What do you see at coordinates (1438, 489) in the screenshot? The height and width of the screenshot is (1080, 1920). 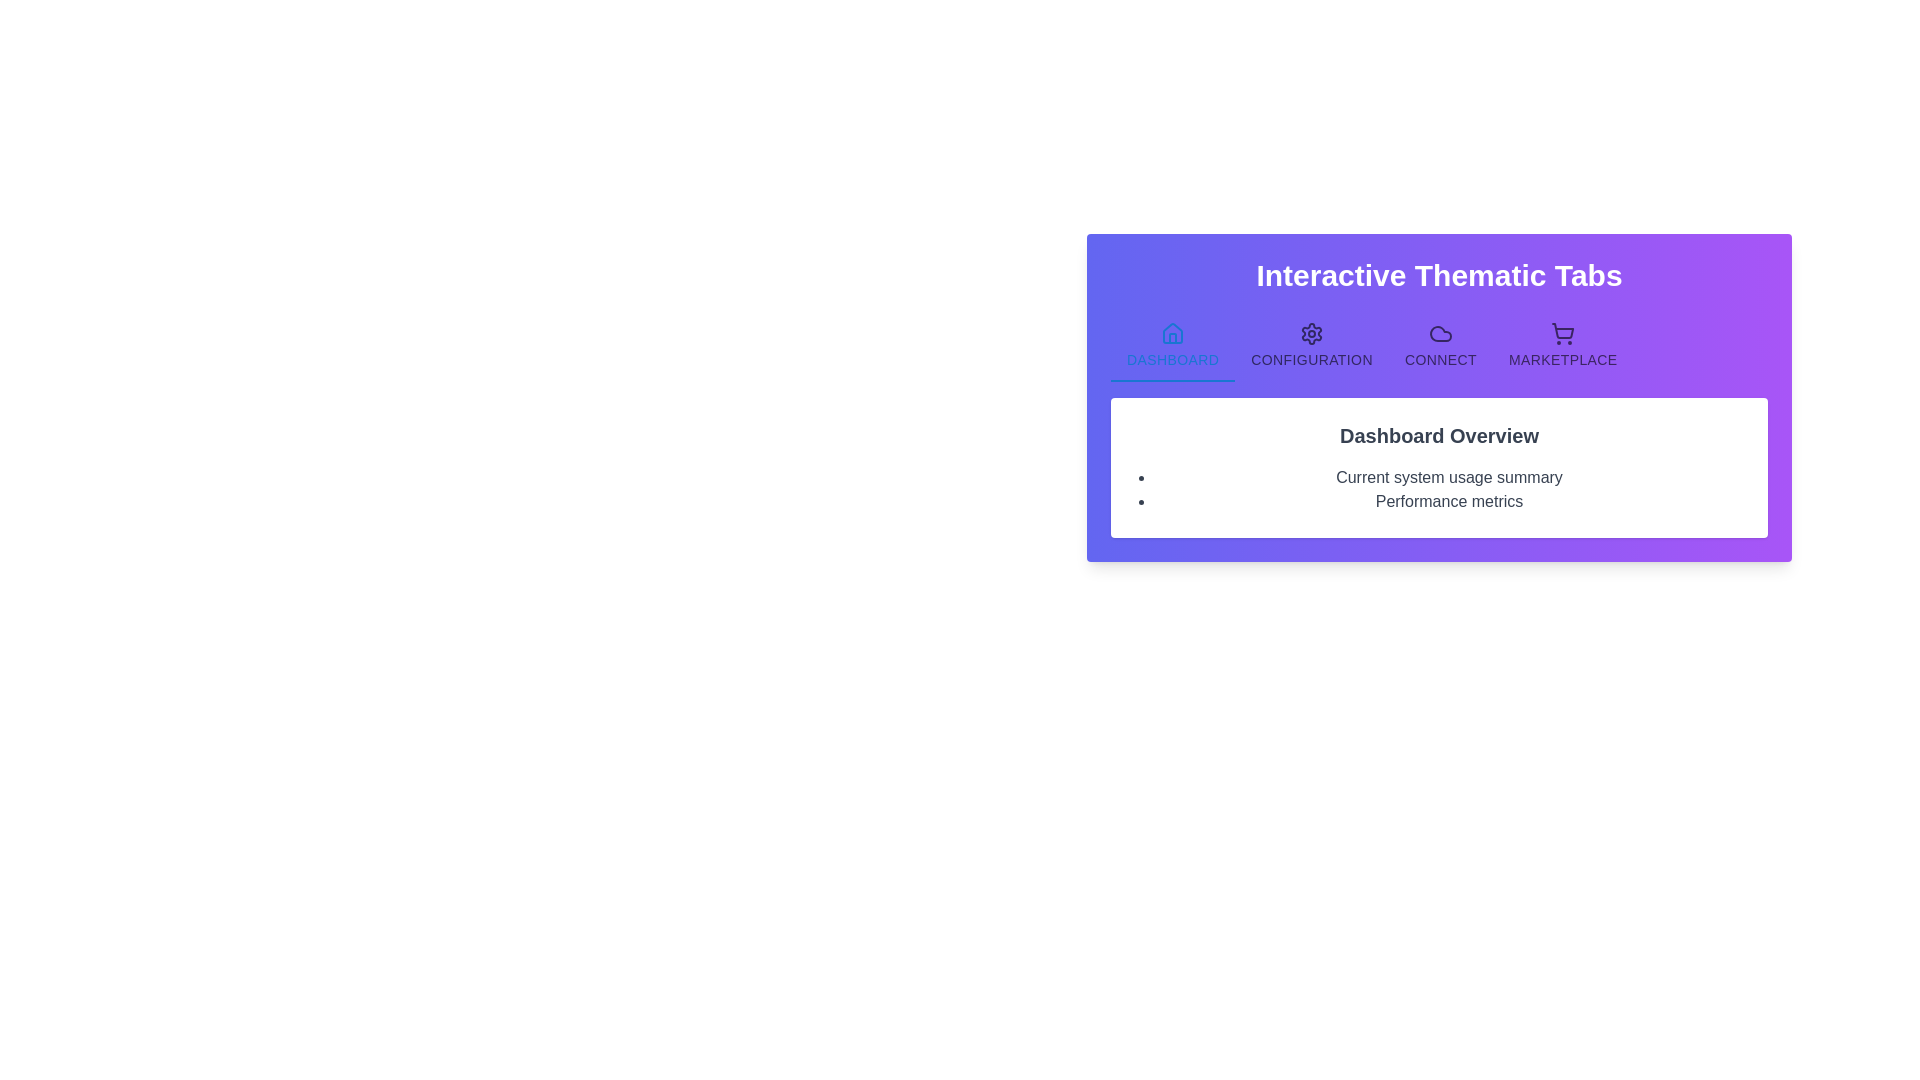 I see `the two-line bulleted list displaying 'Current system usage summary' and 'Performance metrics' located beneath the 'Dashboard Overview' heading` at bounding box center [1438, 489].